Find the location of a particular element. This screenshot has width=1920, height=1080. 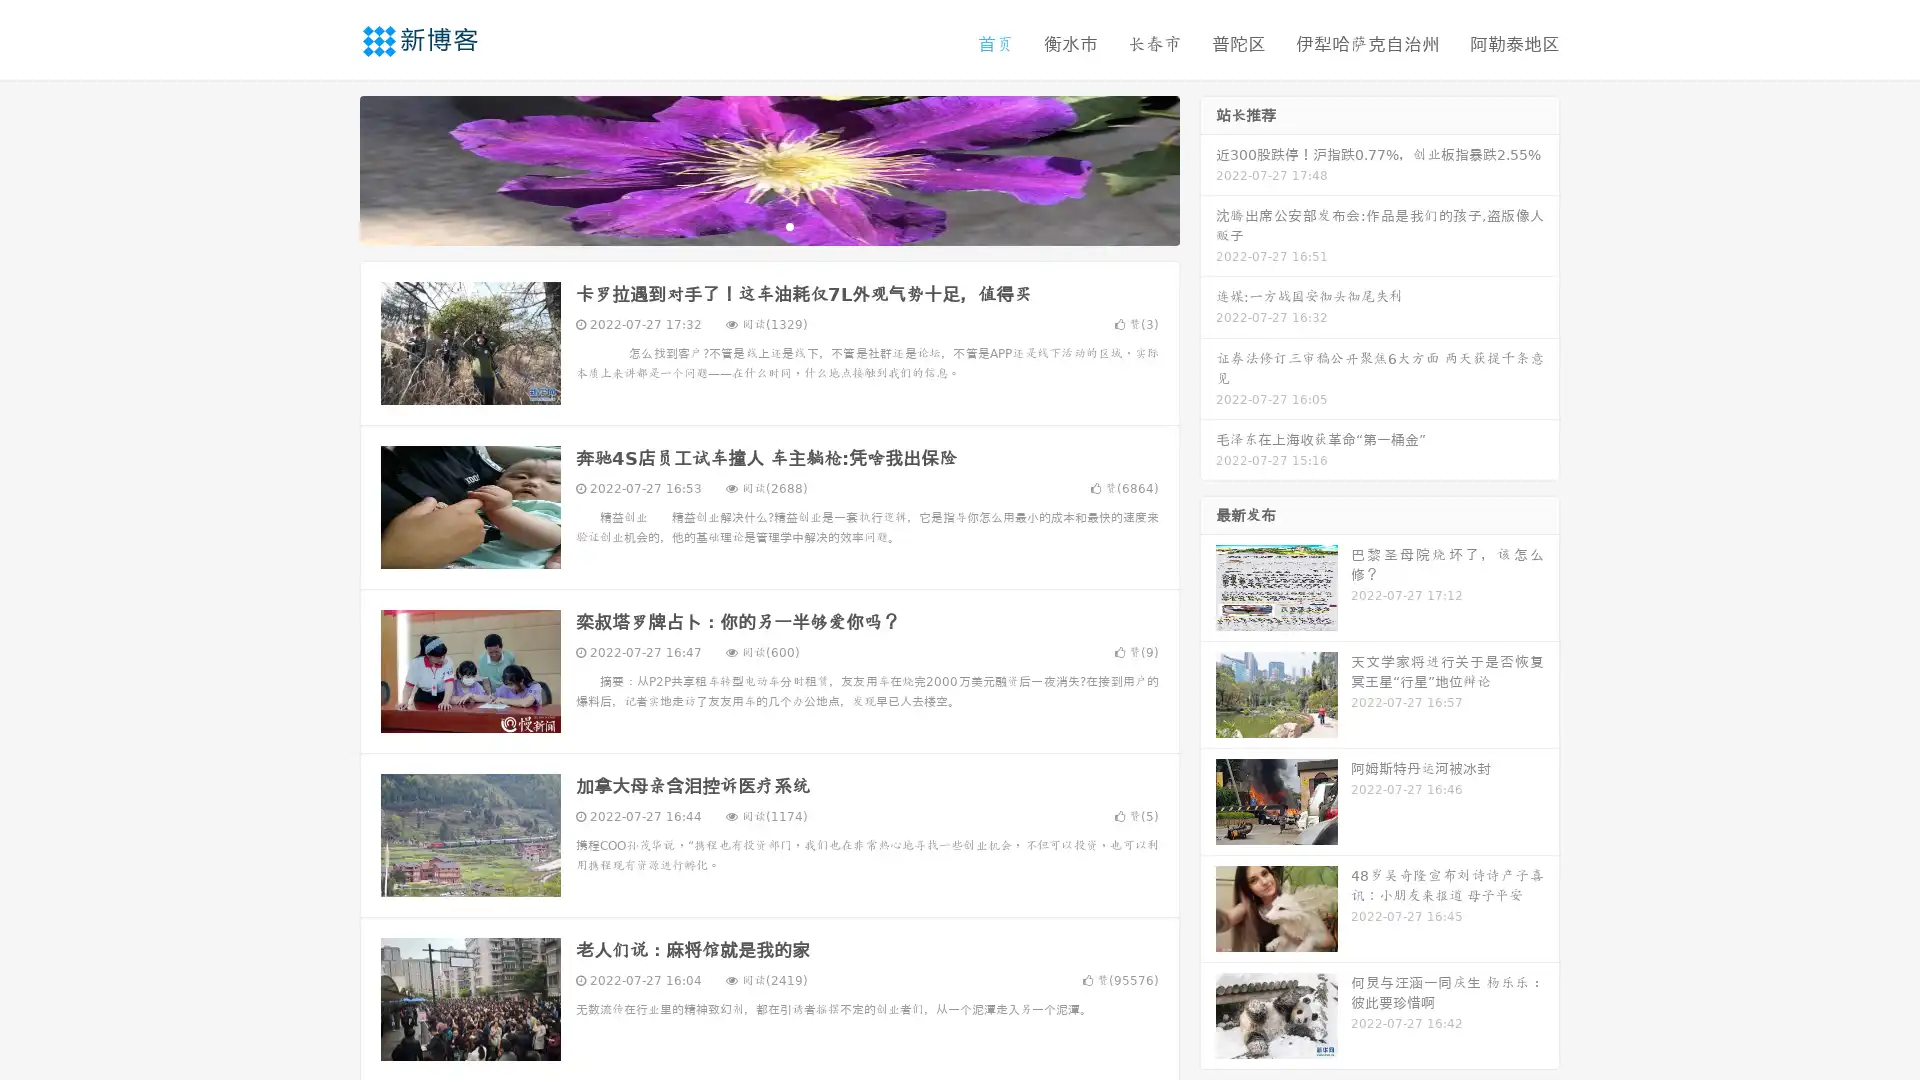

Go to slide 1 is located at coordinates (748, 225).